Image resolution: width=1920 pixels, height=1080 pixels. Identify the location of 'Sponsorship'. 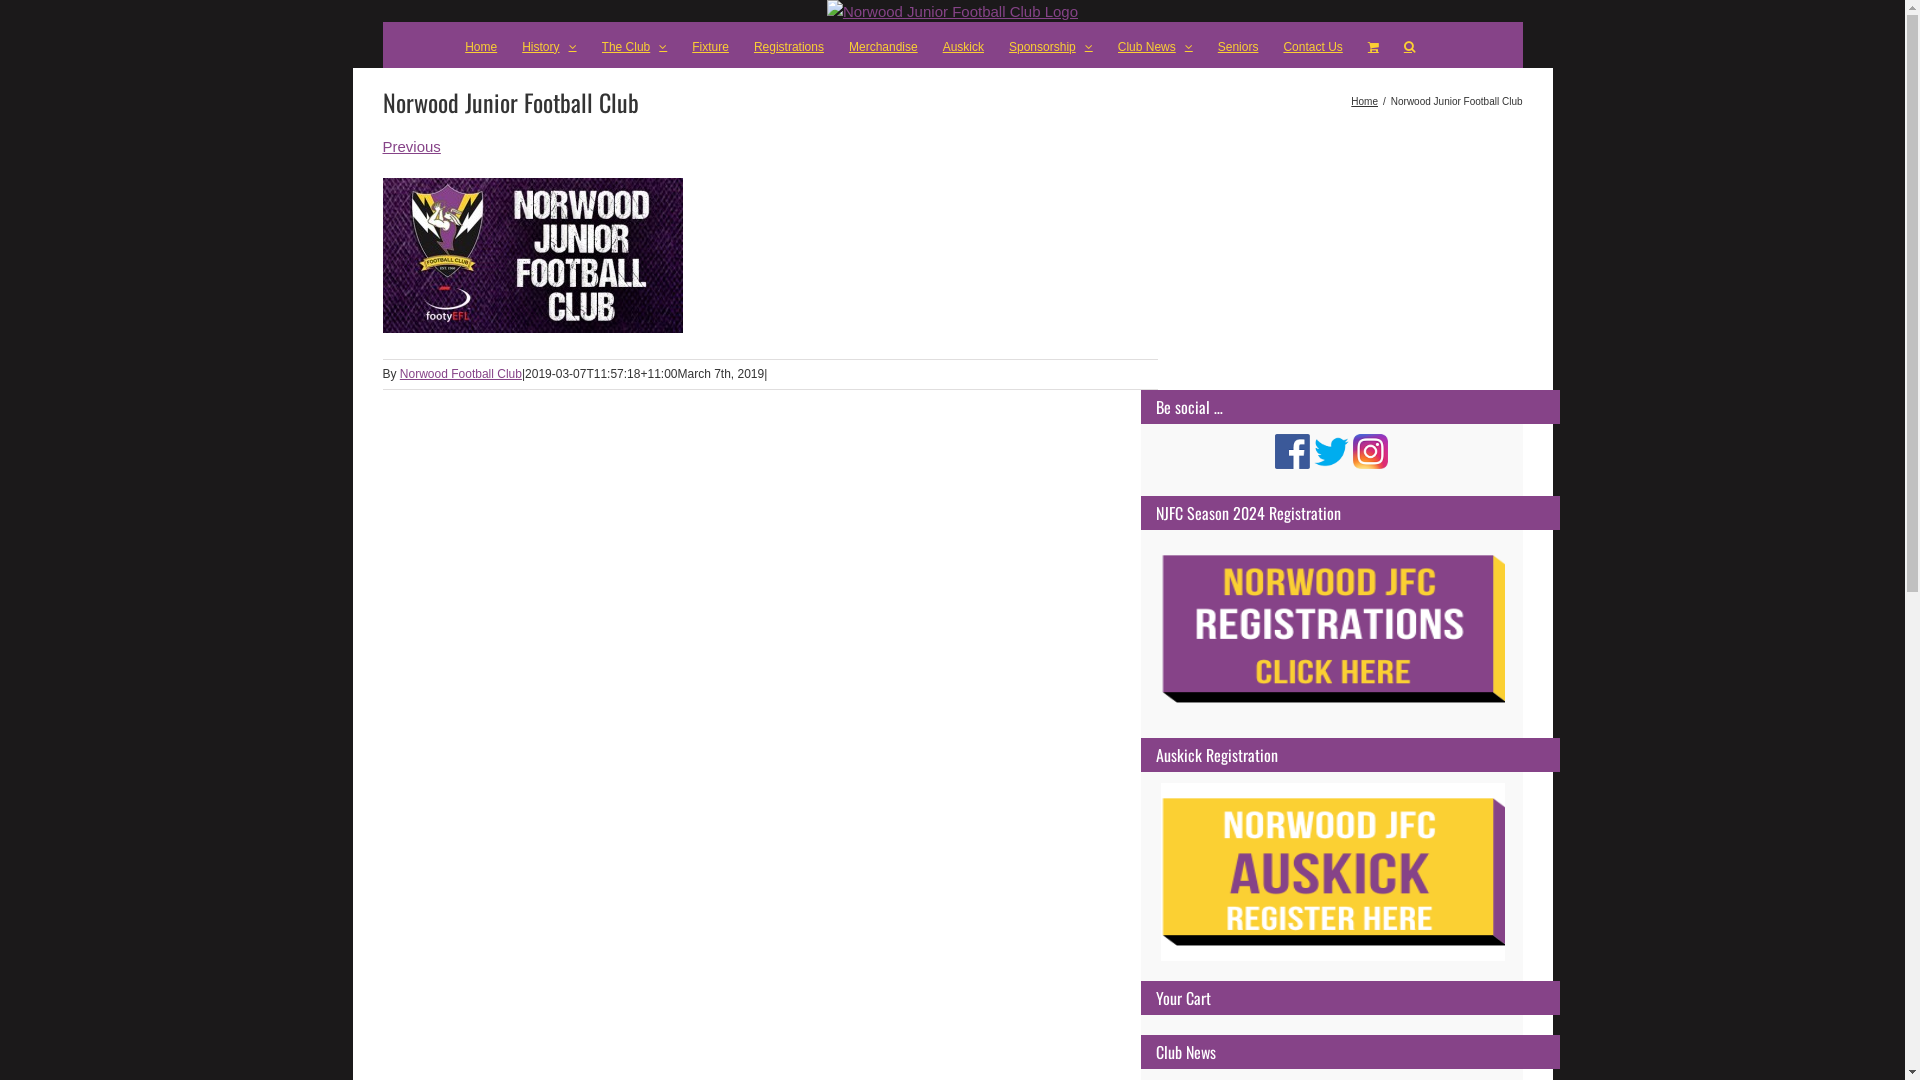
(1050, 45).